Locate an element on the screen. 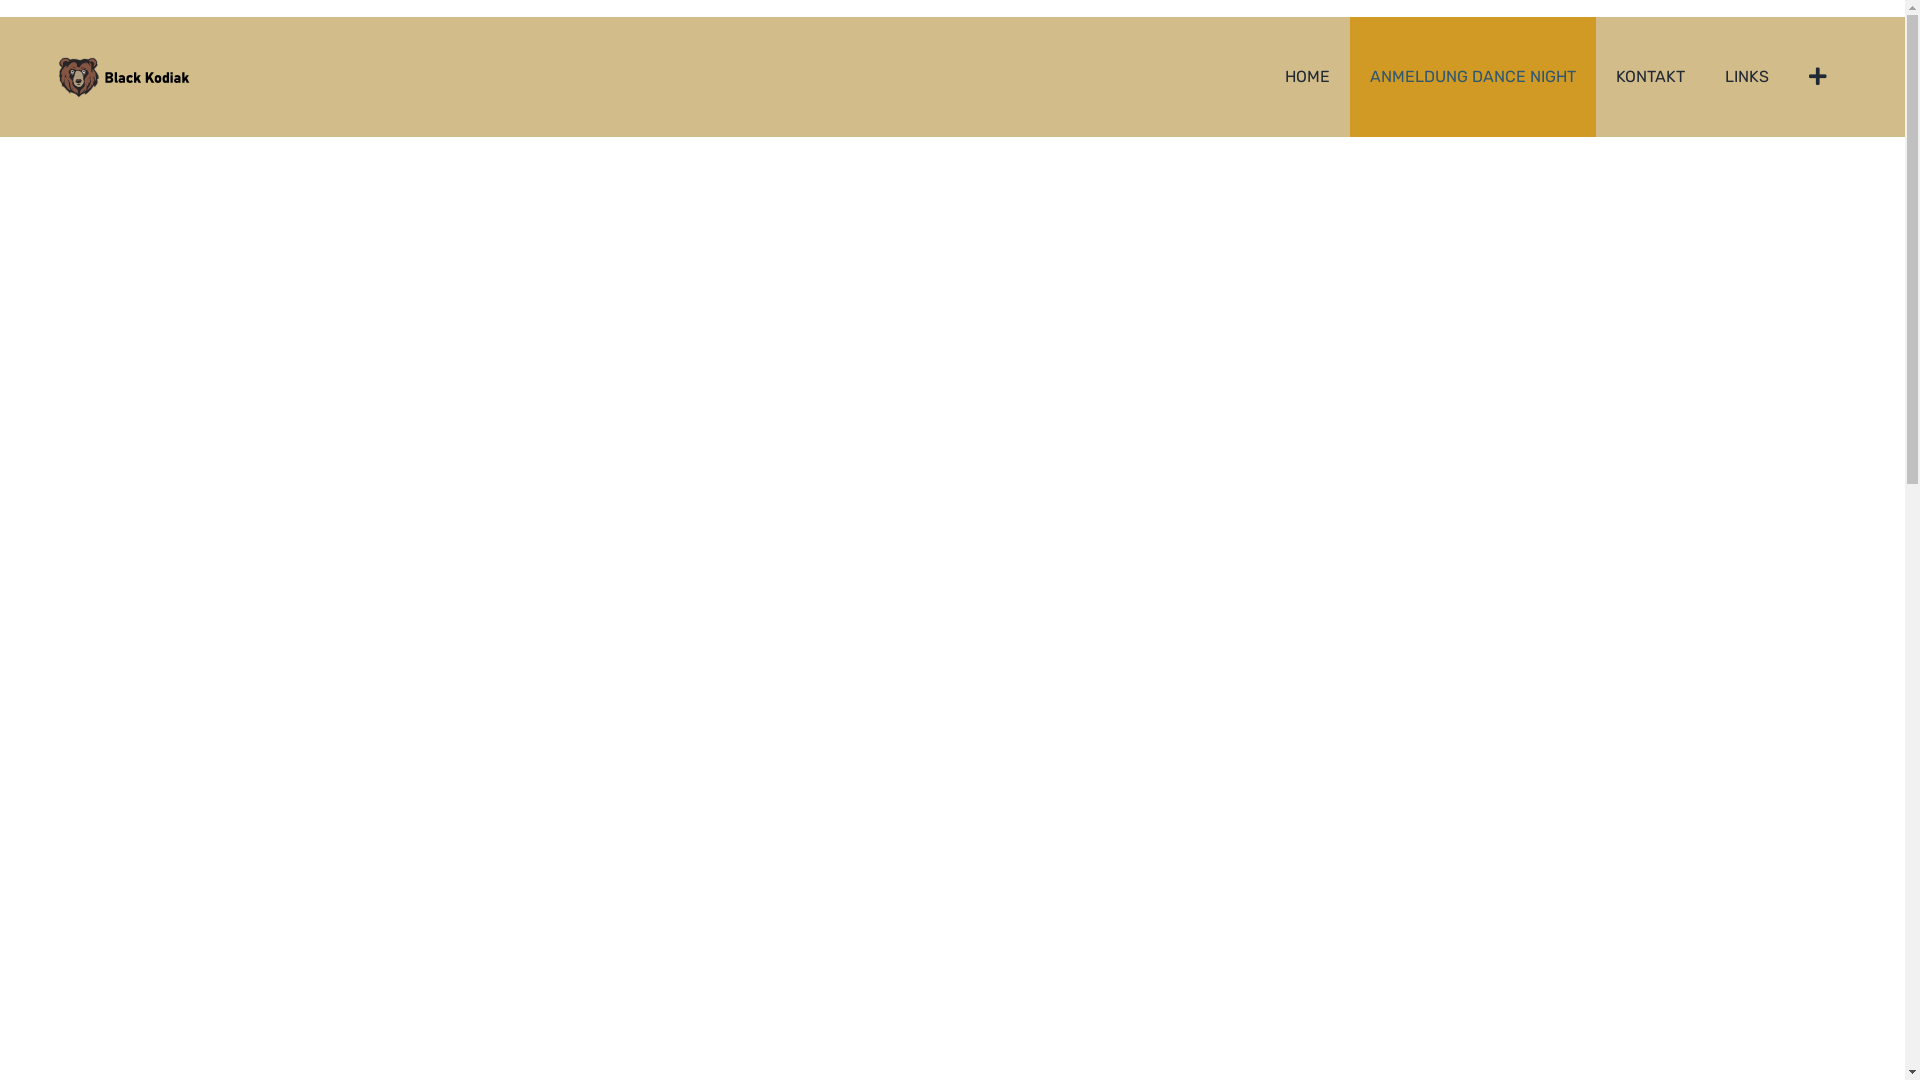 The height and width of the screenshot is (1080, 1920). 'KONTAKT' is located at coordinates (1650, 76).